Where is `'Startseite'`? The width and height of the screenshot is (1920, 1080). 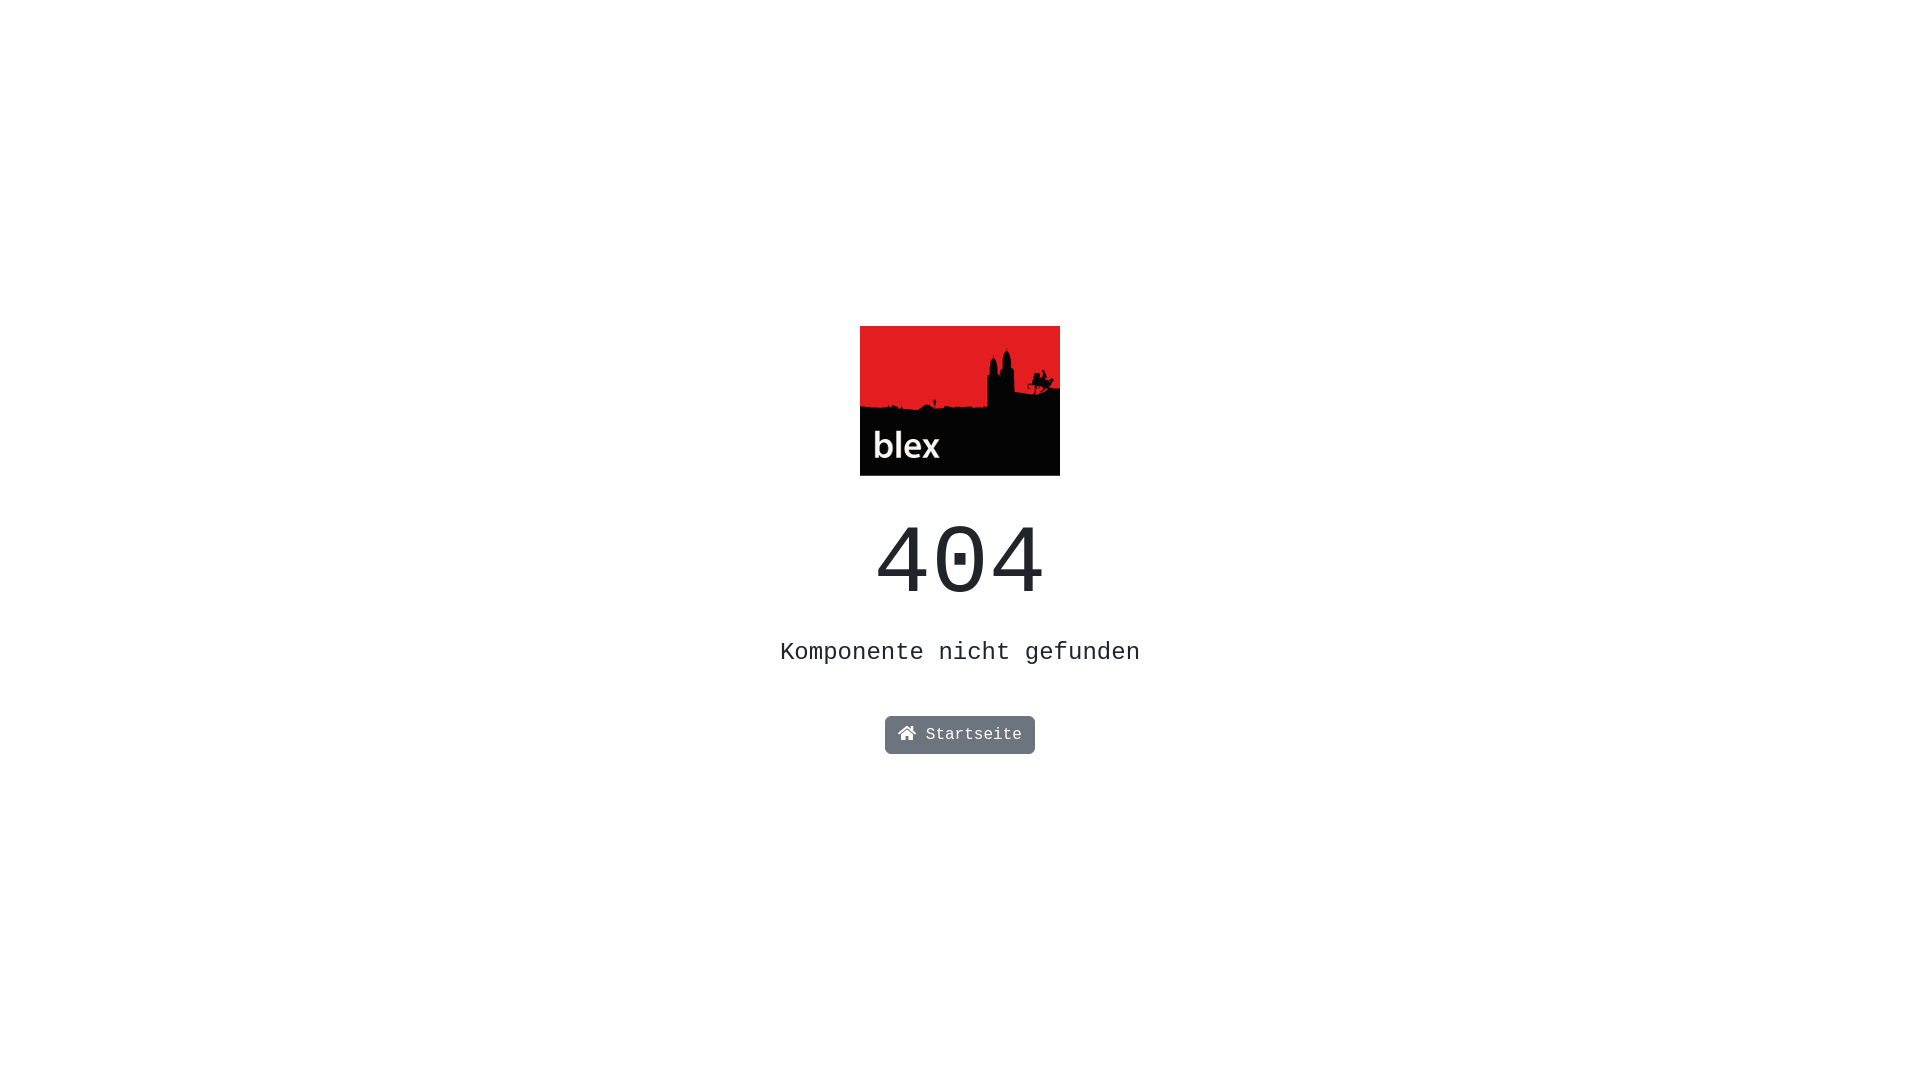
'Startseite' is located at coordinates (960, 735).